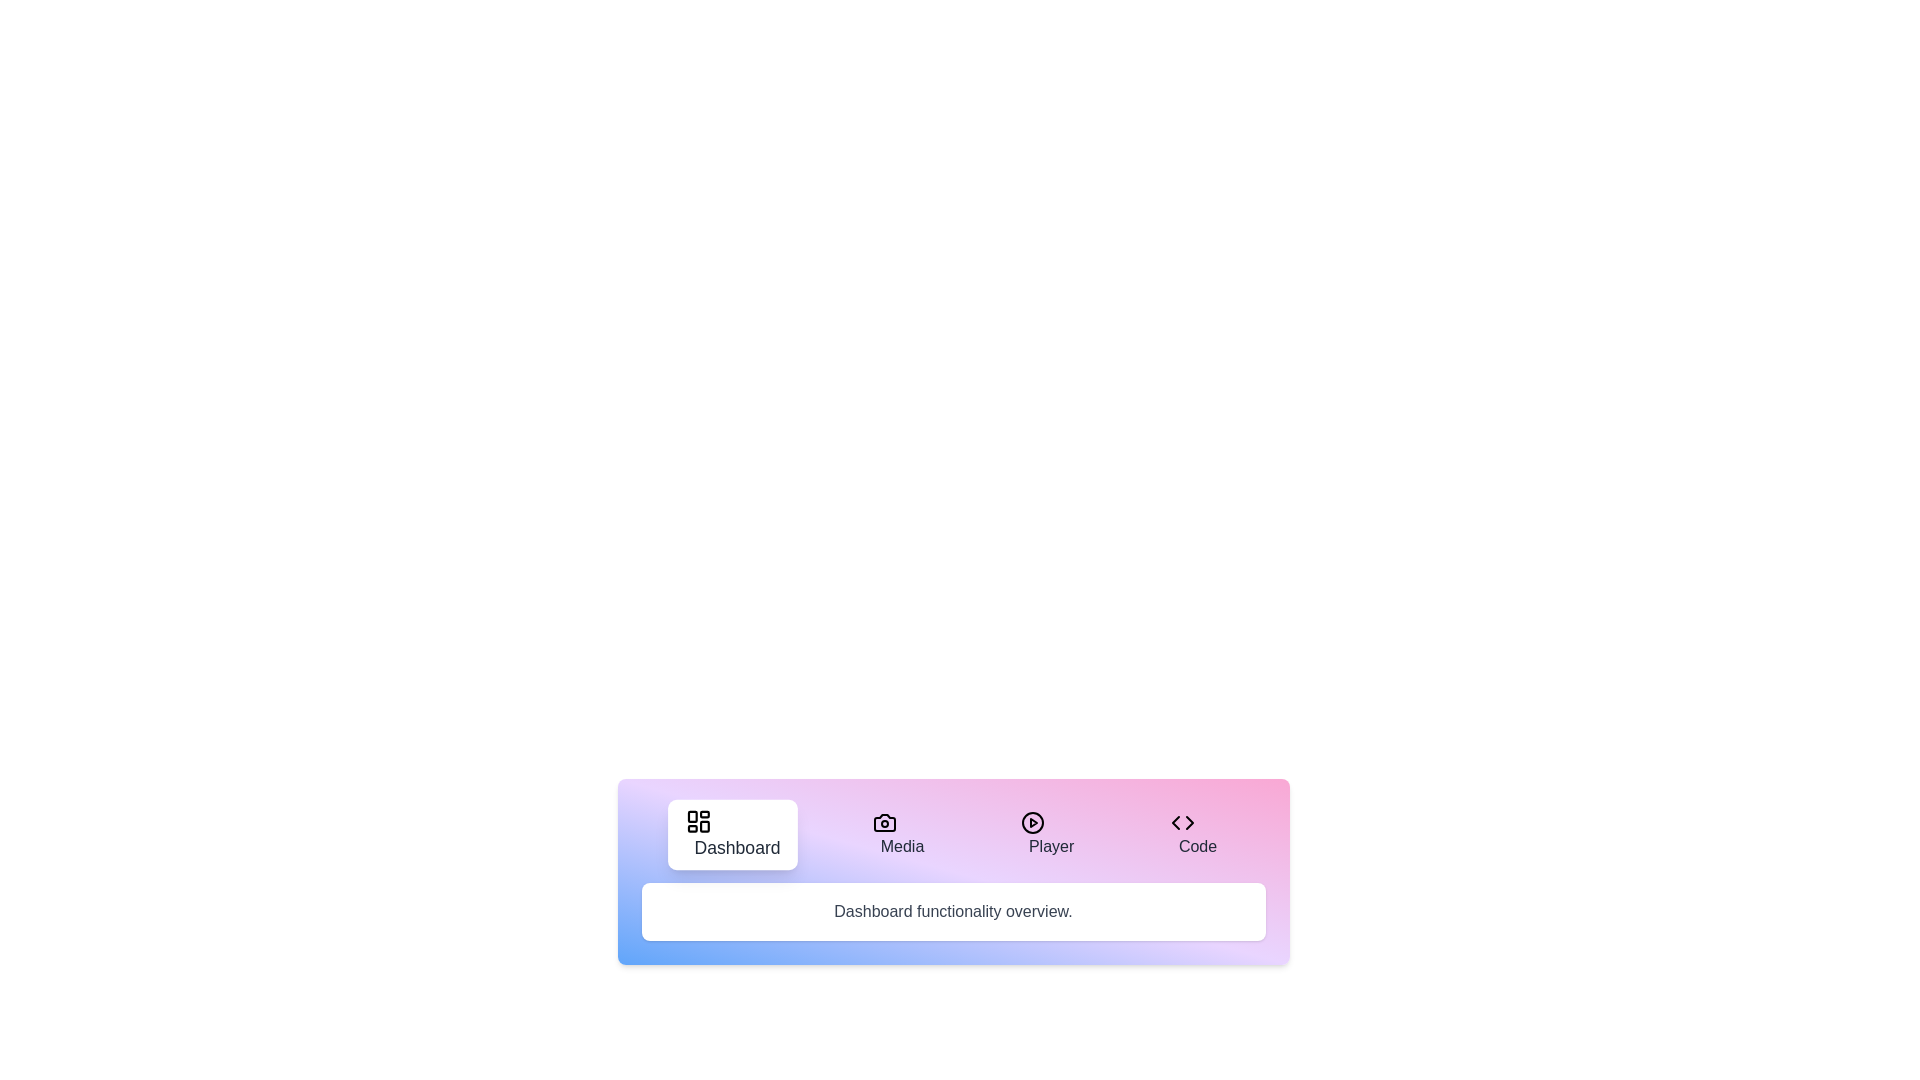 The height and width of the screenshot is (1080, 1920). What do you see at coordinates (731, 834) in the screenshot?
I see `the tab labeled Dashboard` at bounding box center [731, 834].